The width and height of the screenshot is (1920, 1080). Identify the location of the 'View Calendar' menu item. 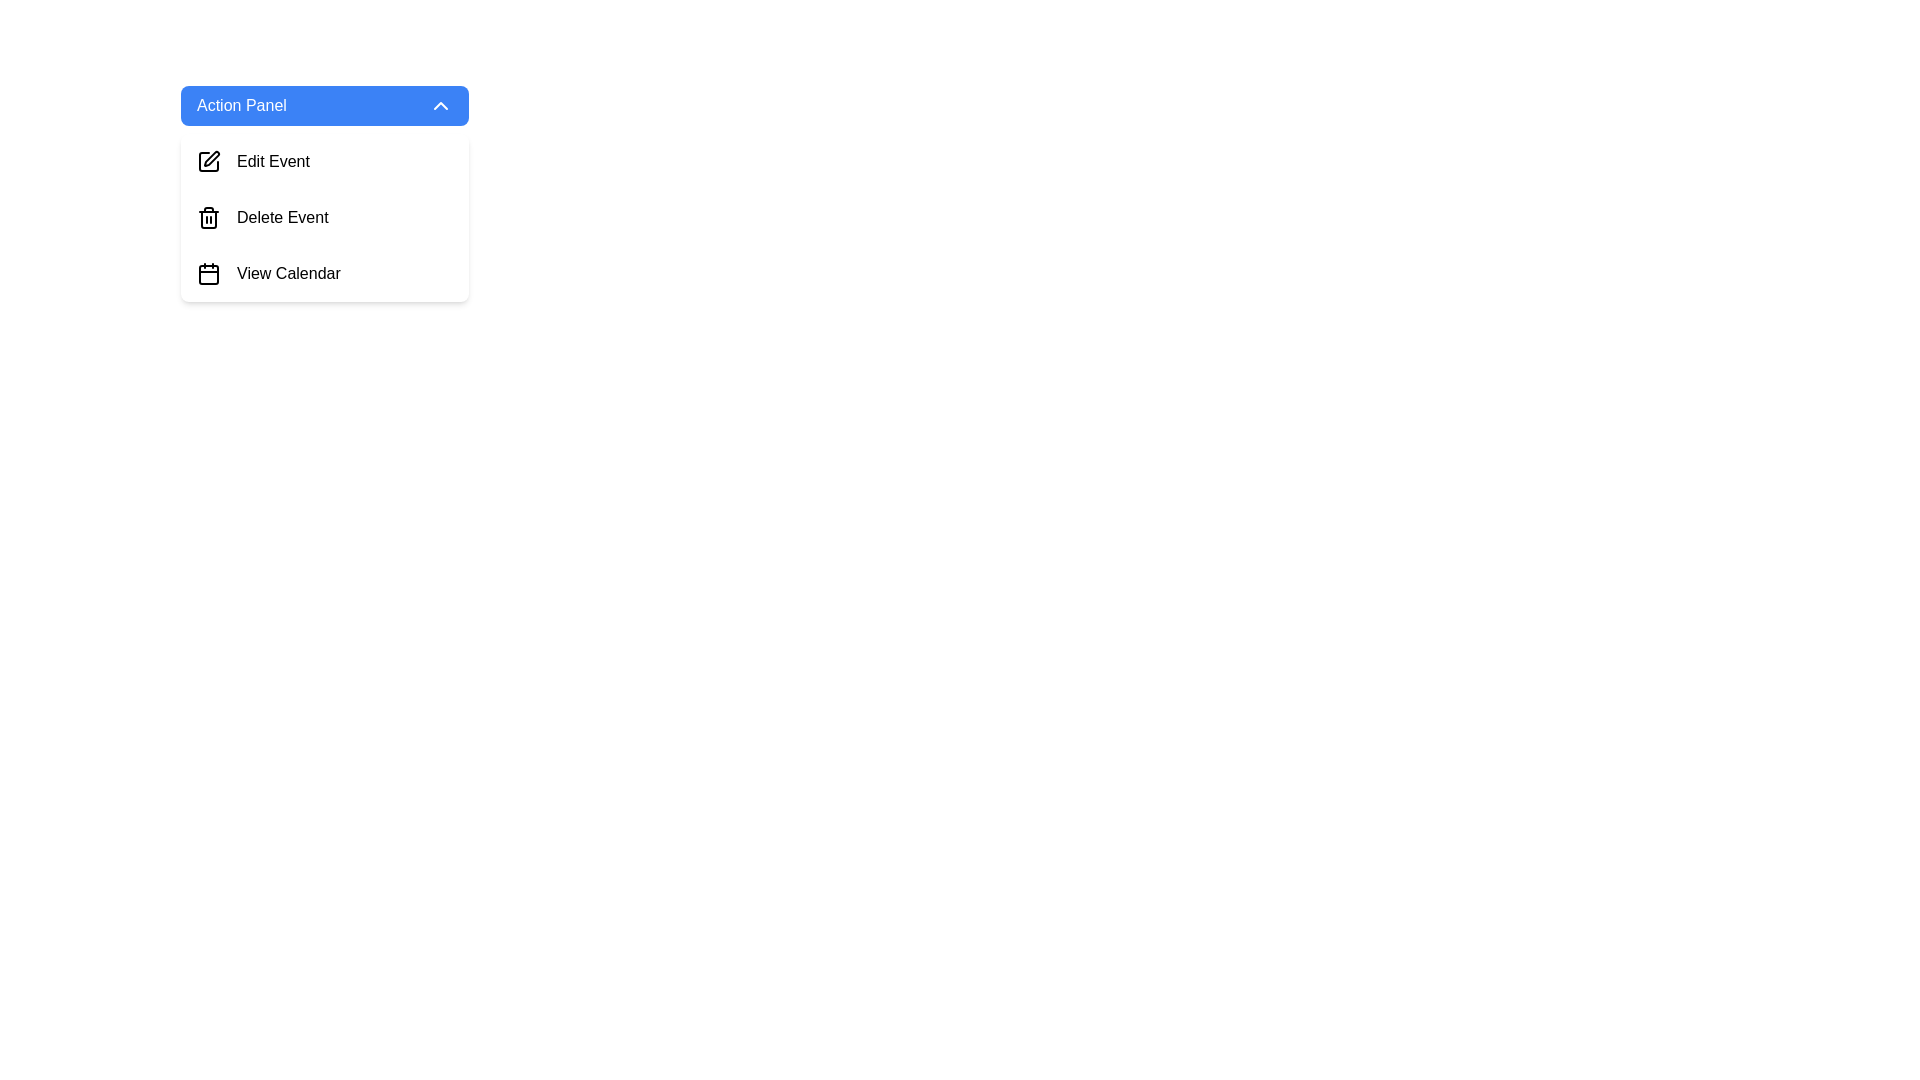
(287, 273).